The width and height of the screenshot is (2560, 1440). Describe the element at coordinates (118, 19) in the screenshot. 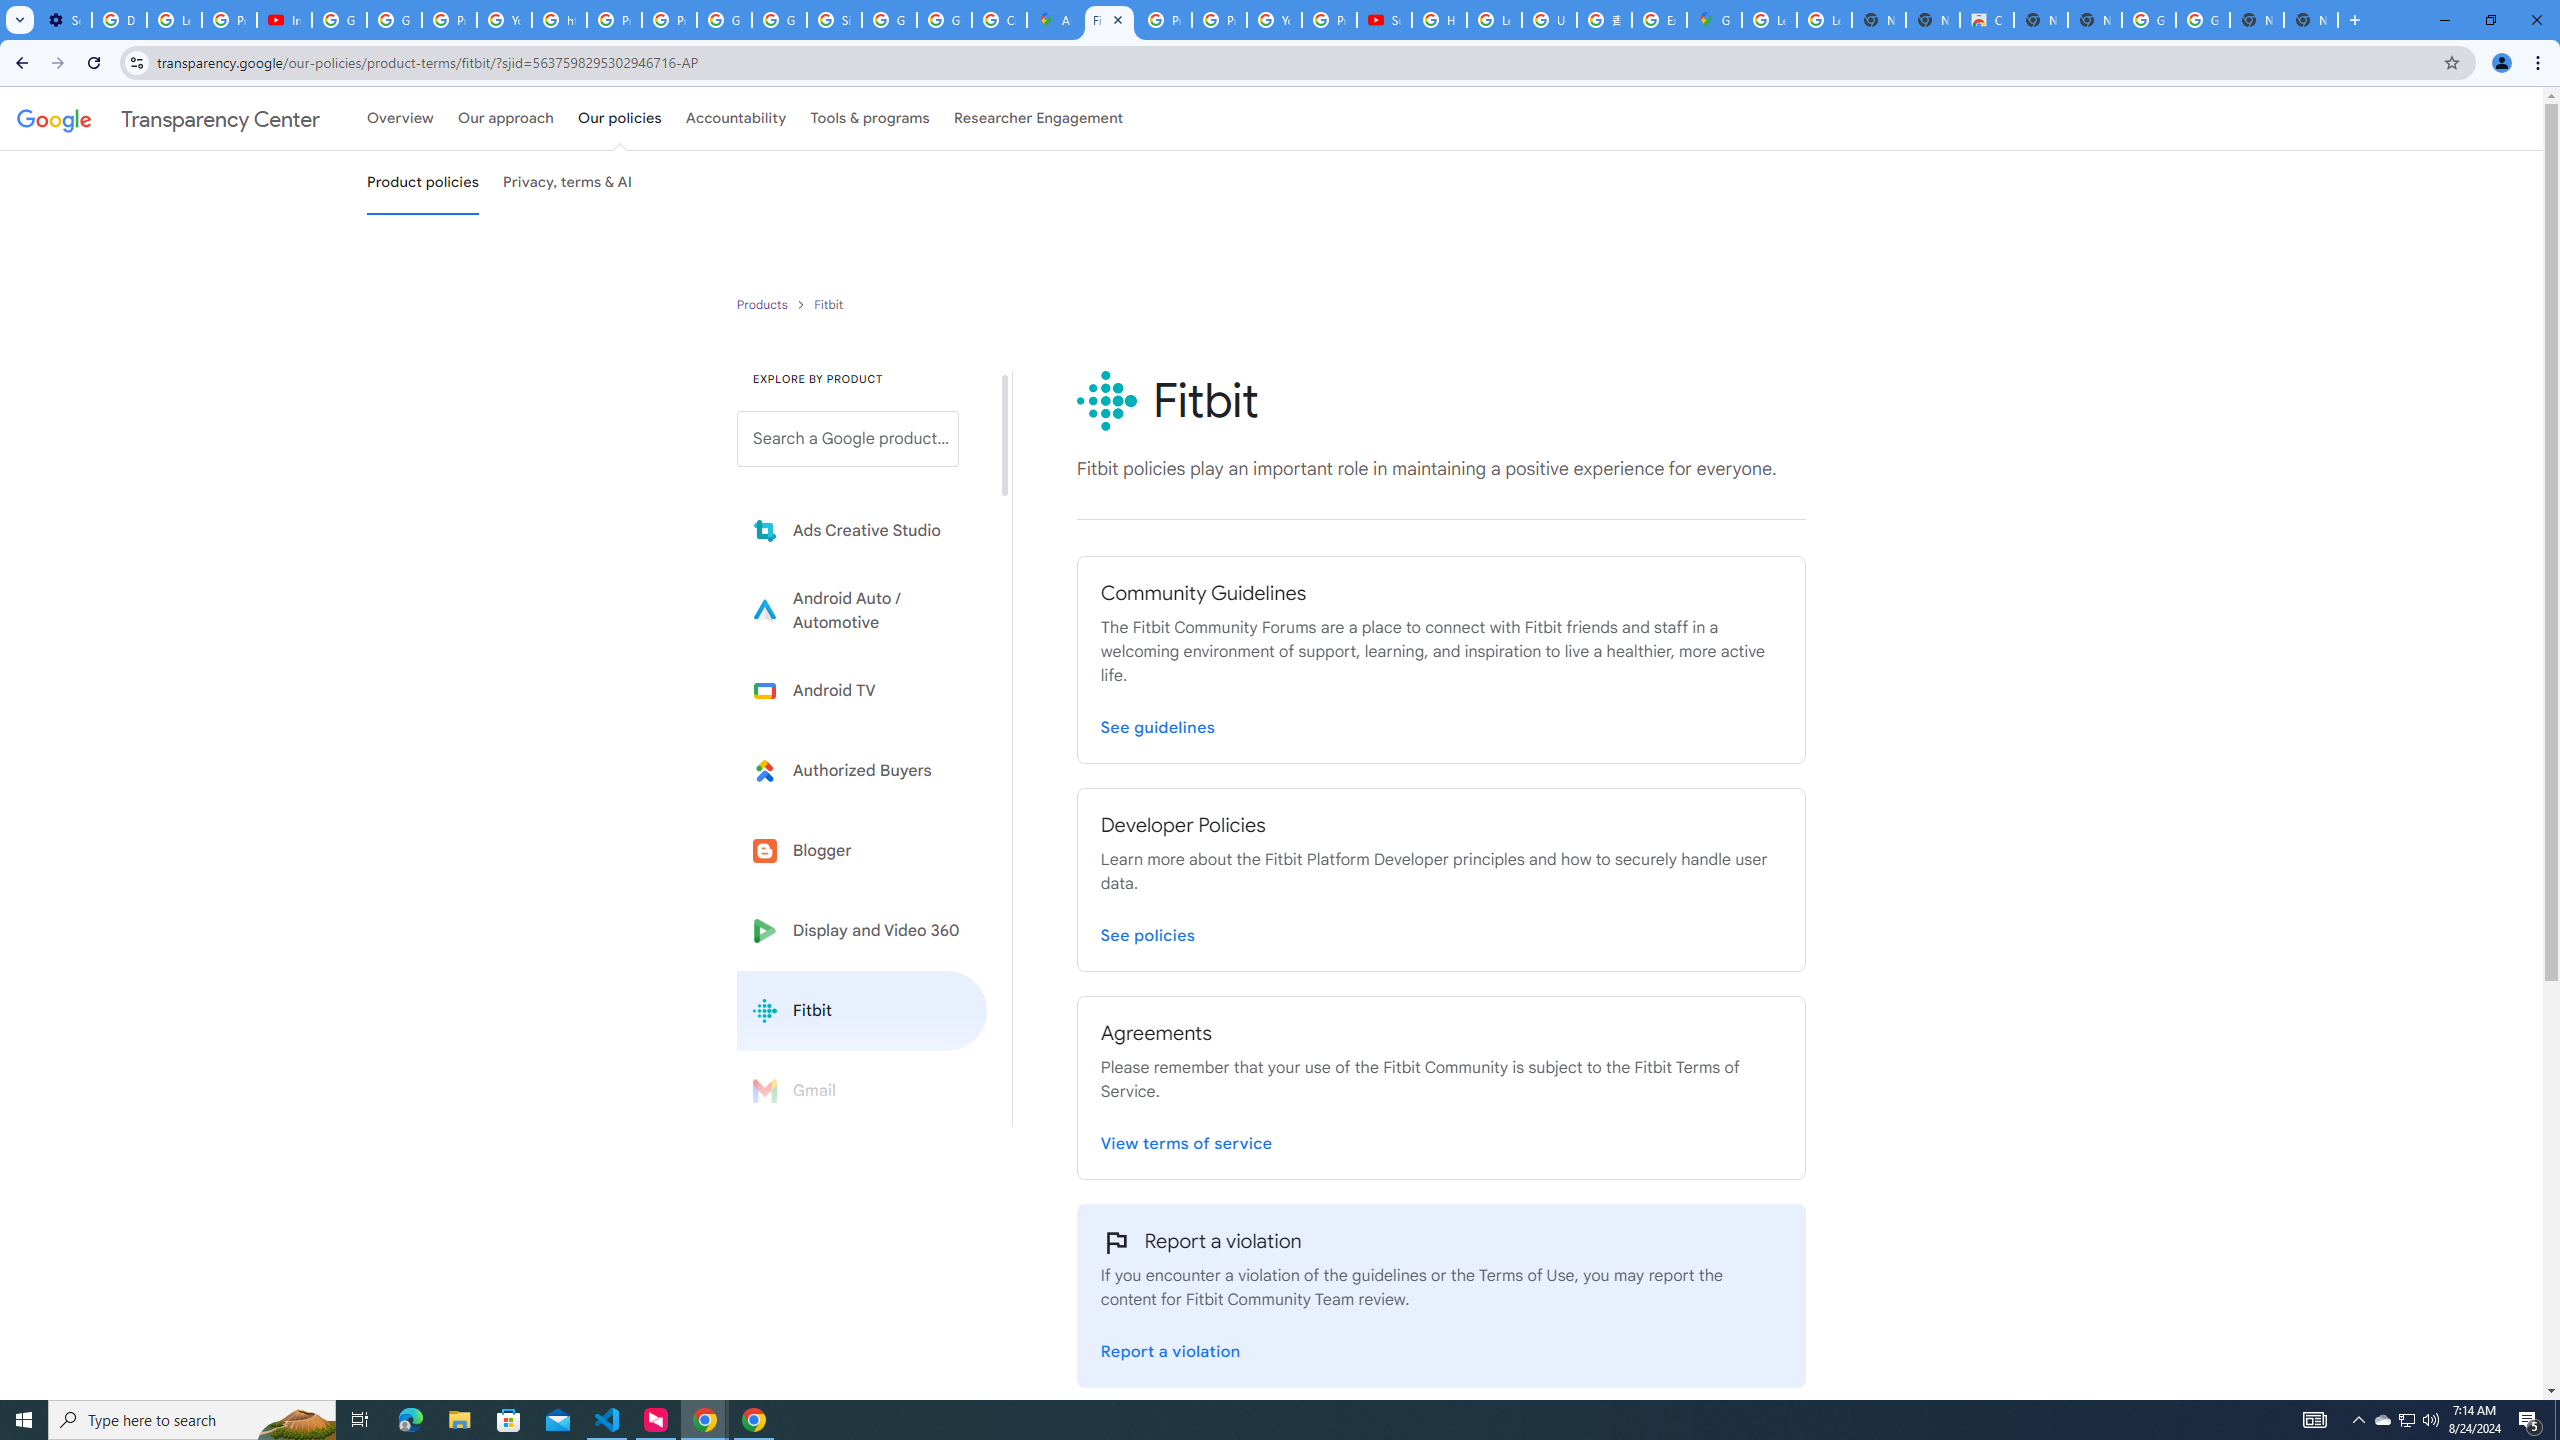

I see `'Delete photos & videos - Computer - Google Photos Help'` at that location.